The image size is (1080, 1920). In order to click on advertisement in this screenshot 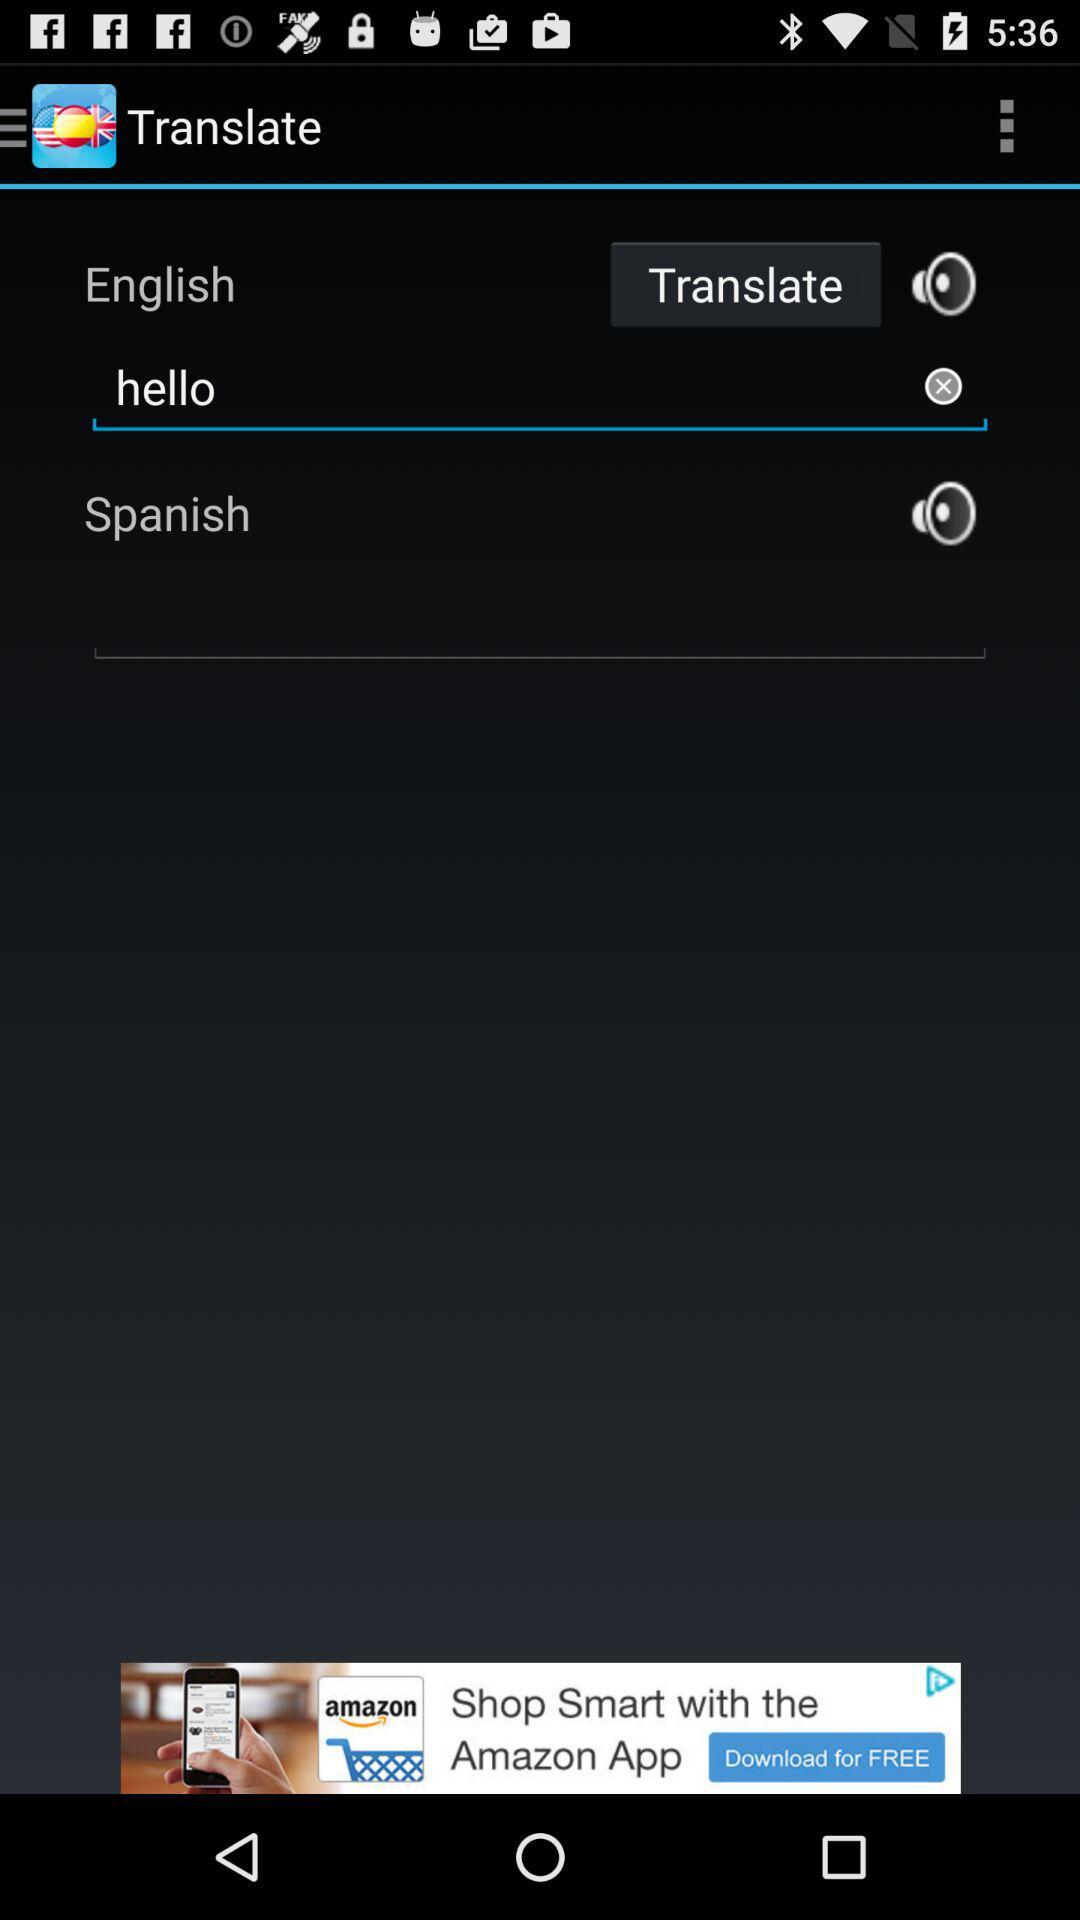, I will do `click(943, 282)`.